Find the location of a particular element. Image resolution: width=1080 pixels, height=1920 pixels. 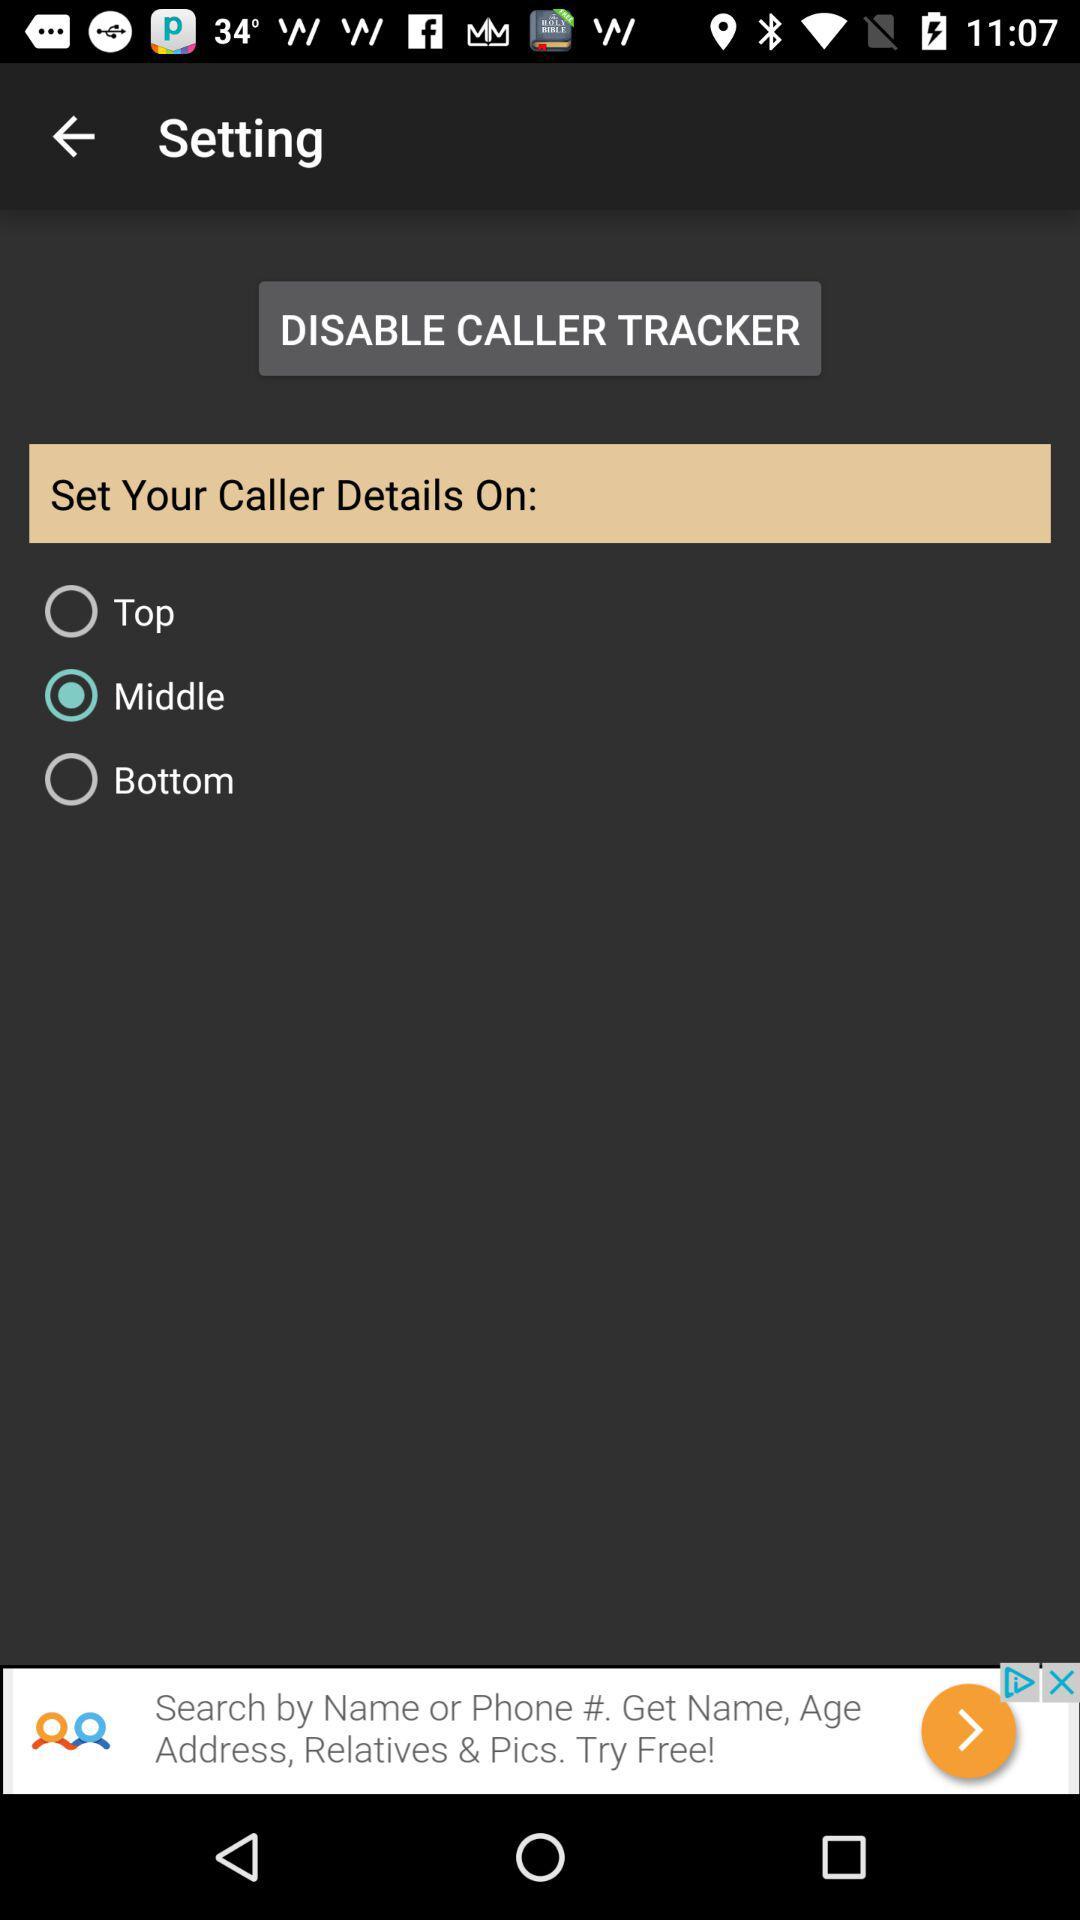

search by name or phone get name age address relatives pics try free is located at coordinates (540, 1727).